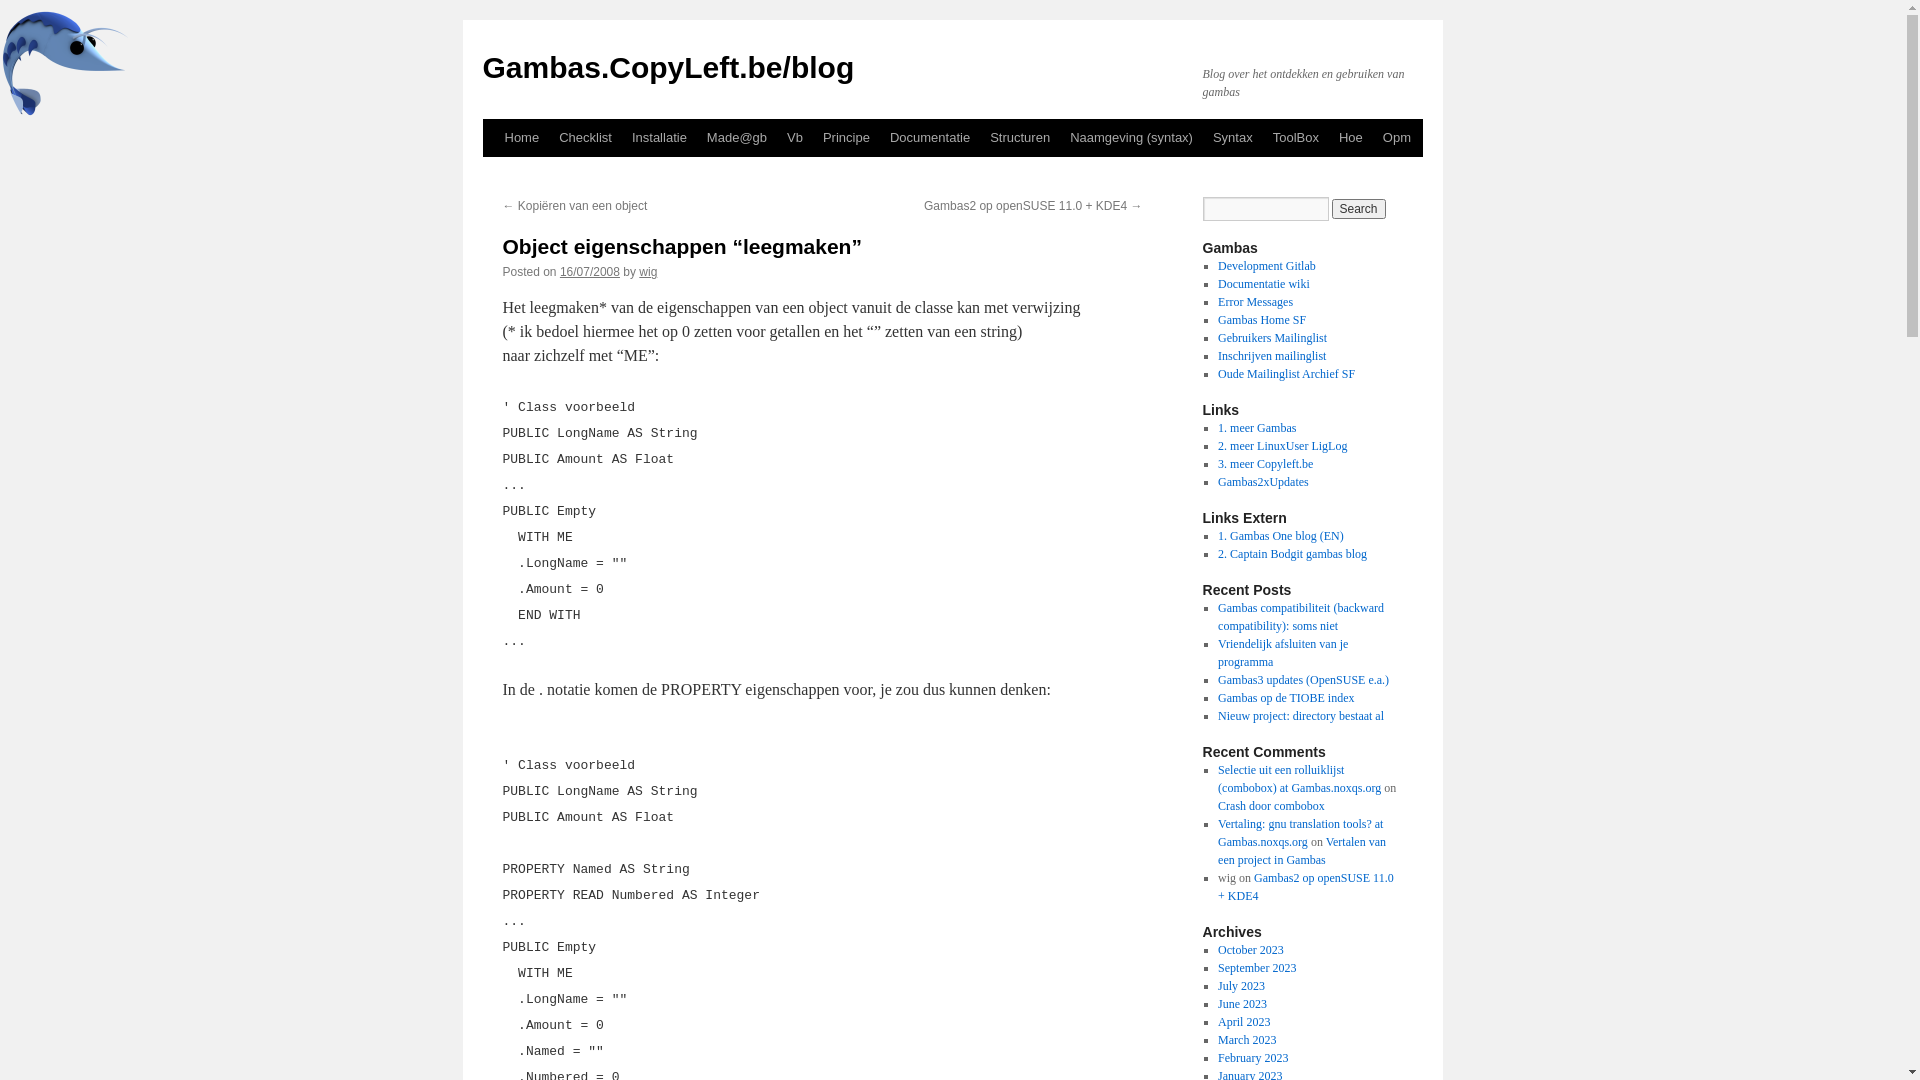 The height and width of the screenshot is (1080, 1920). Describe the element at coordinates (584, 137) in the screenshot. I see `'Checklist'` at that location.